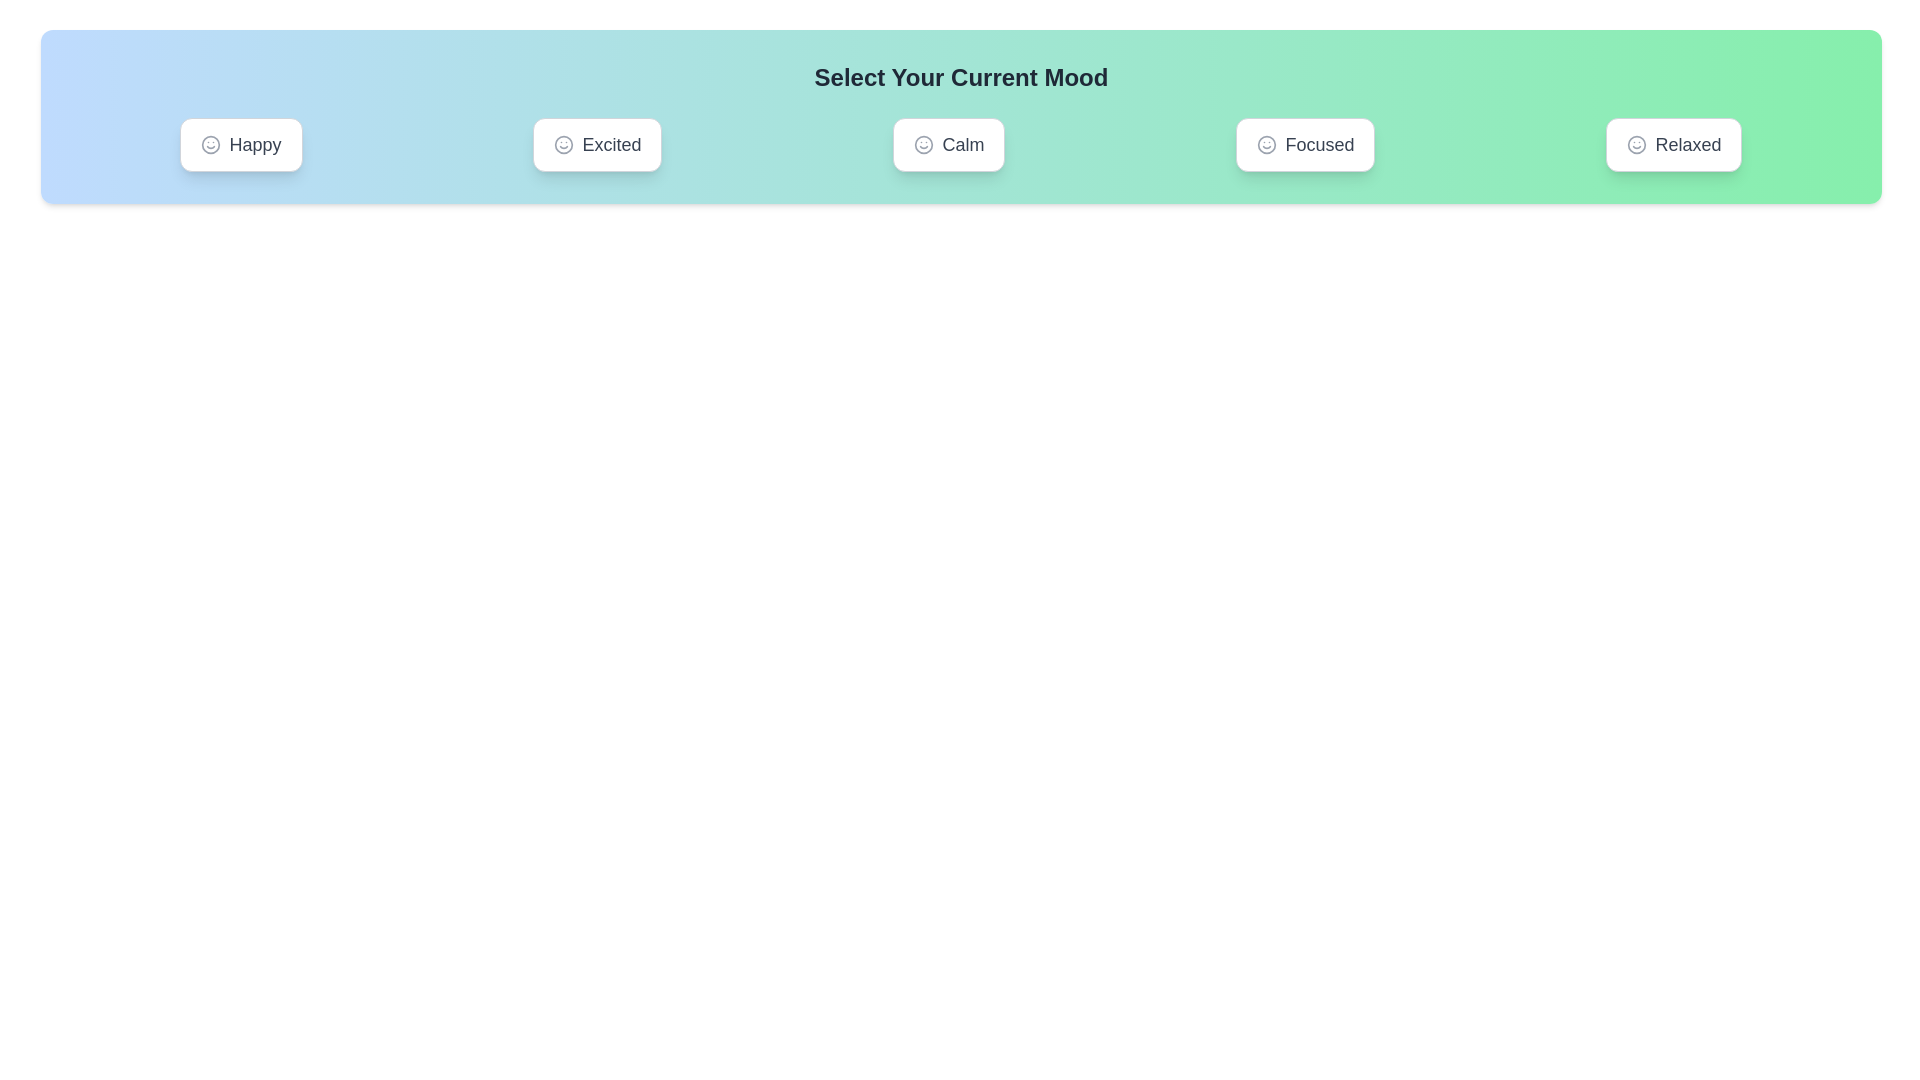  What do you see at coordinates (596, 144) in the screenshot?
I see `the mood button labeled Excited` at bounding box center [596, 144].